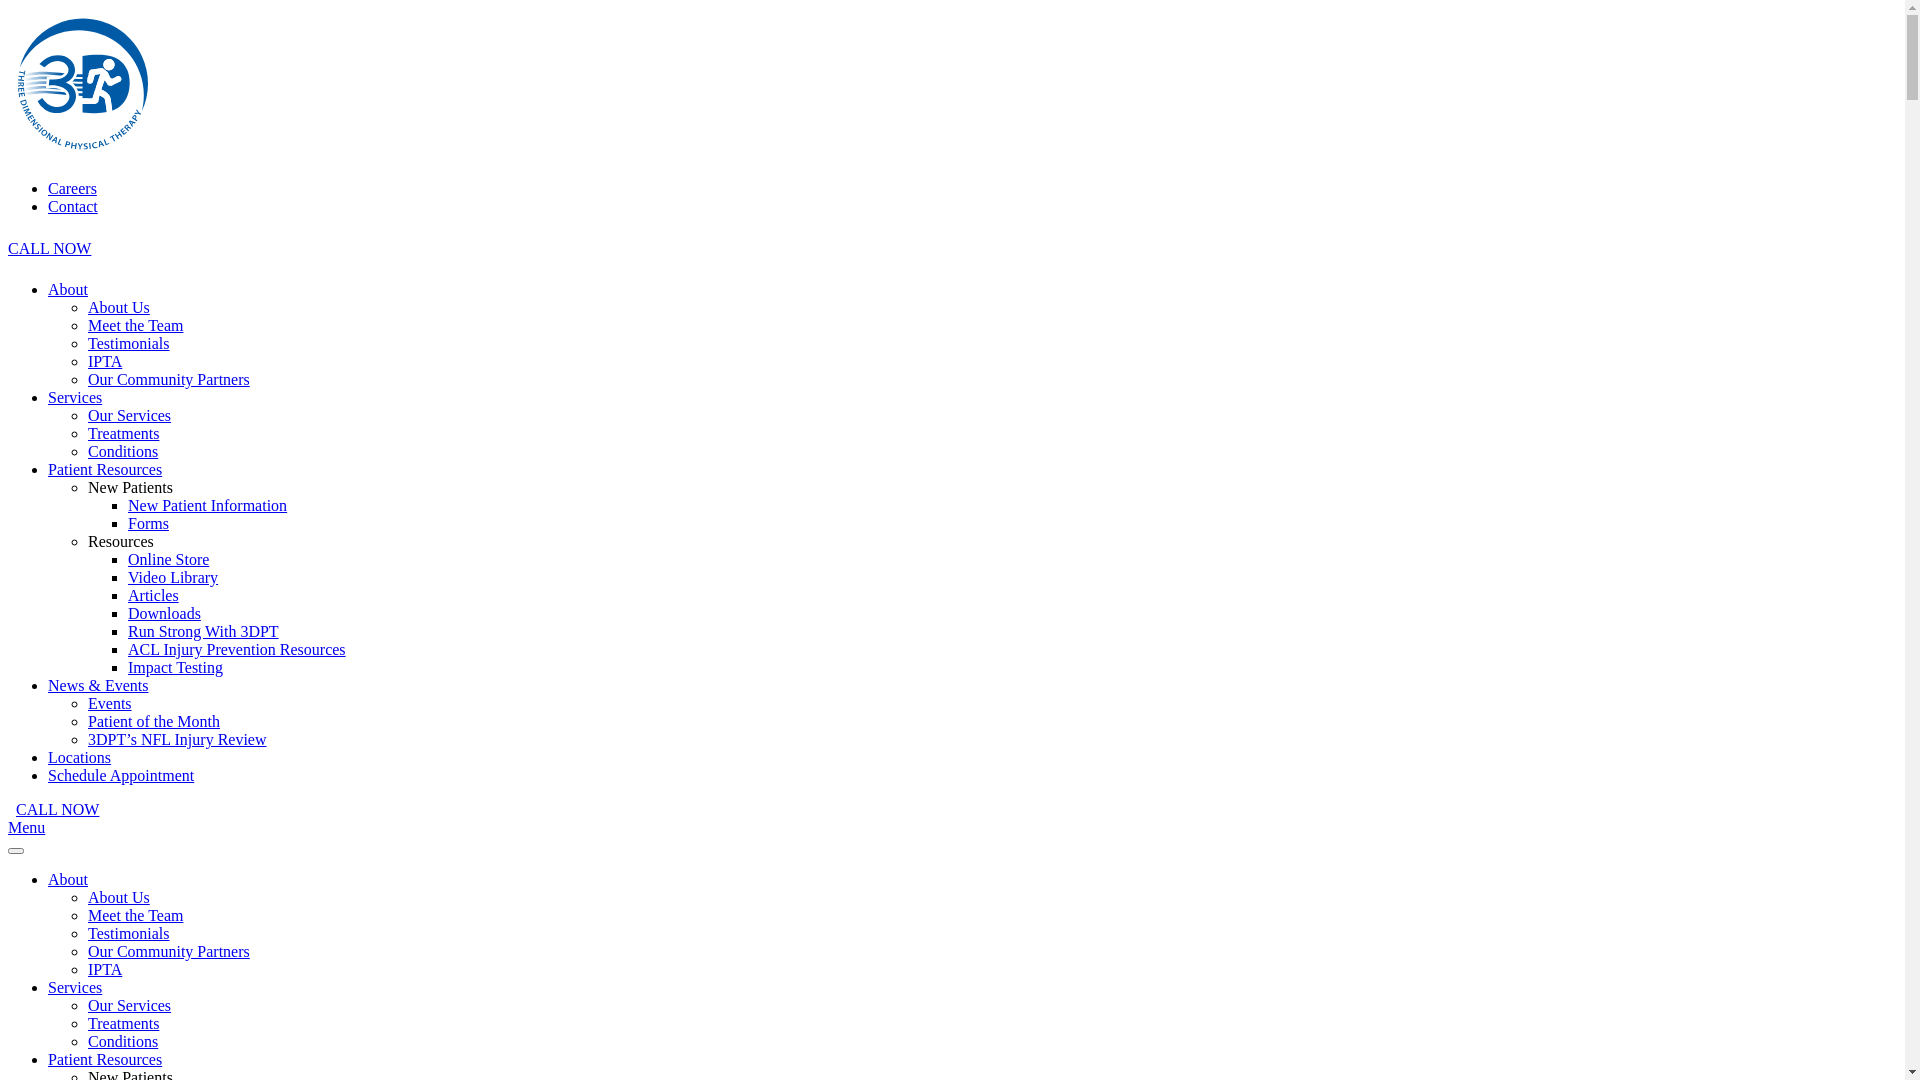  I want to click on 'CALL NOW', so click(49, 247).